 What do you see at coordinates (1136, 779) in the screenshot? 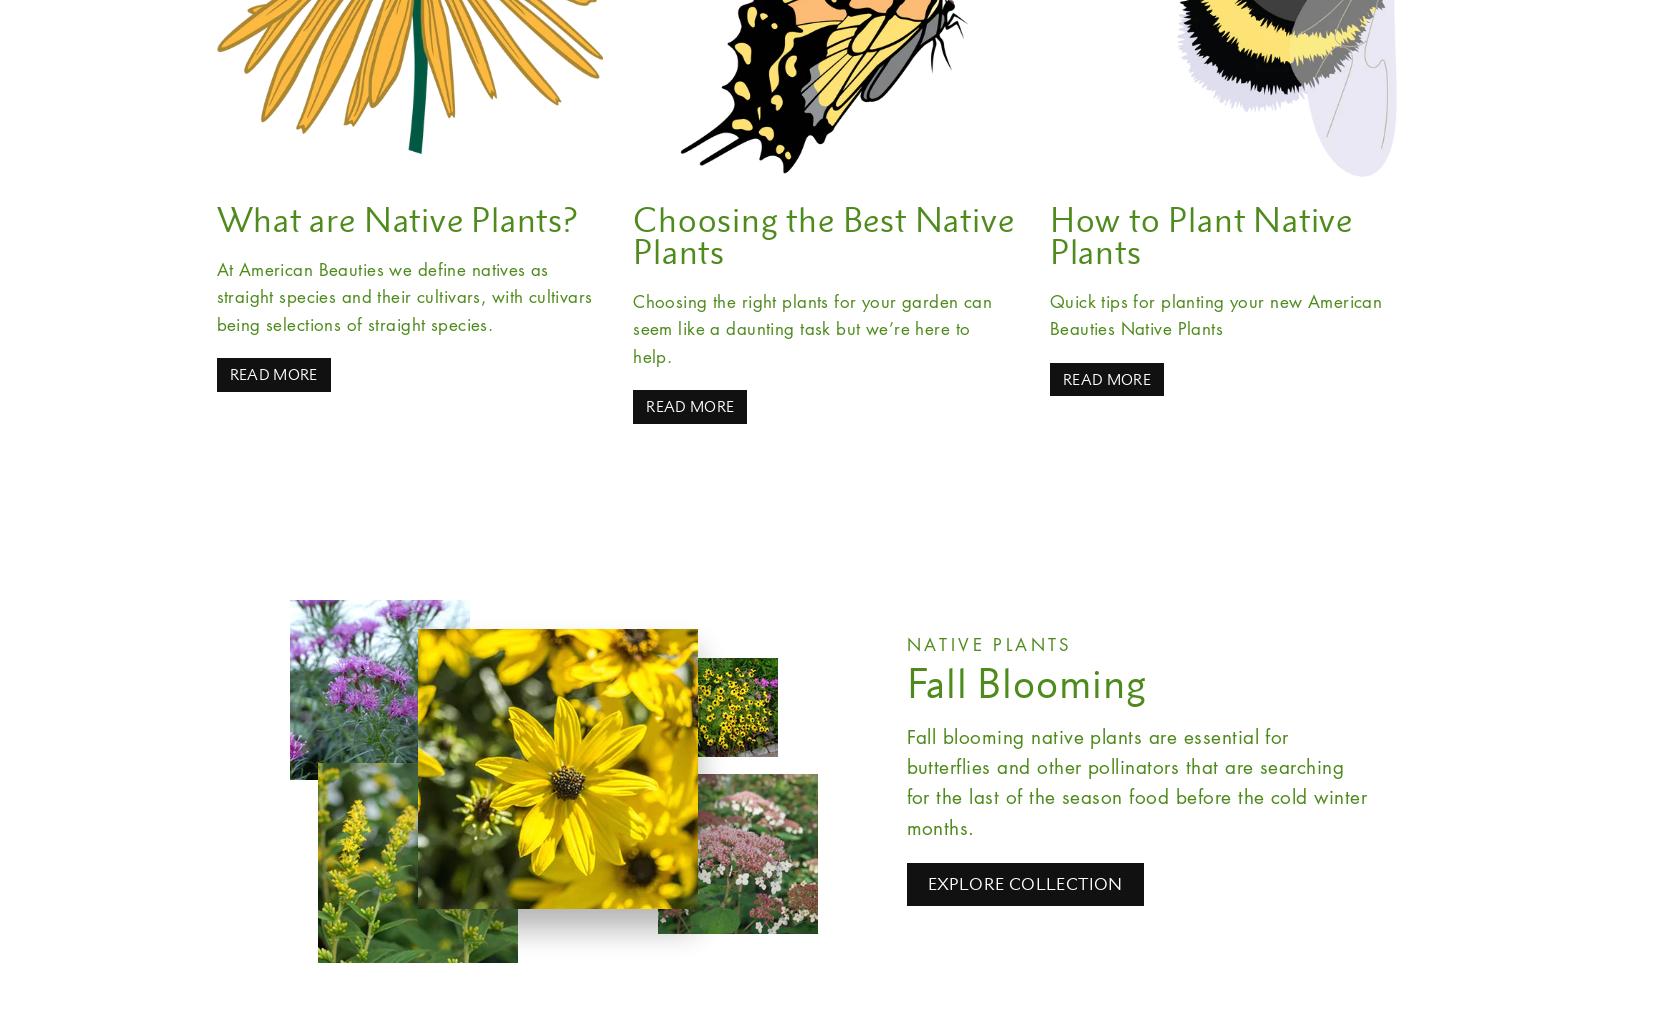
I see `'Fall blooming native plants are essential for butterflies and other pollinators that are searching for the last of the season food before the cold winter months.'` at bounding box center [1136, 779].